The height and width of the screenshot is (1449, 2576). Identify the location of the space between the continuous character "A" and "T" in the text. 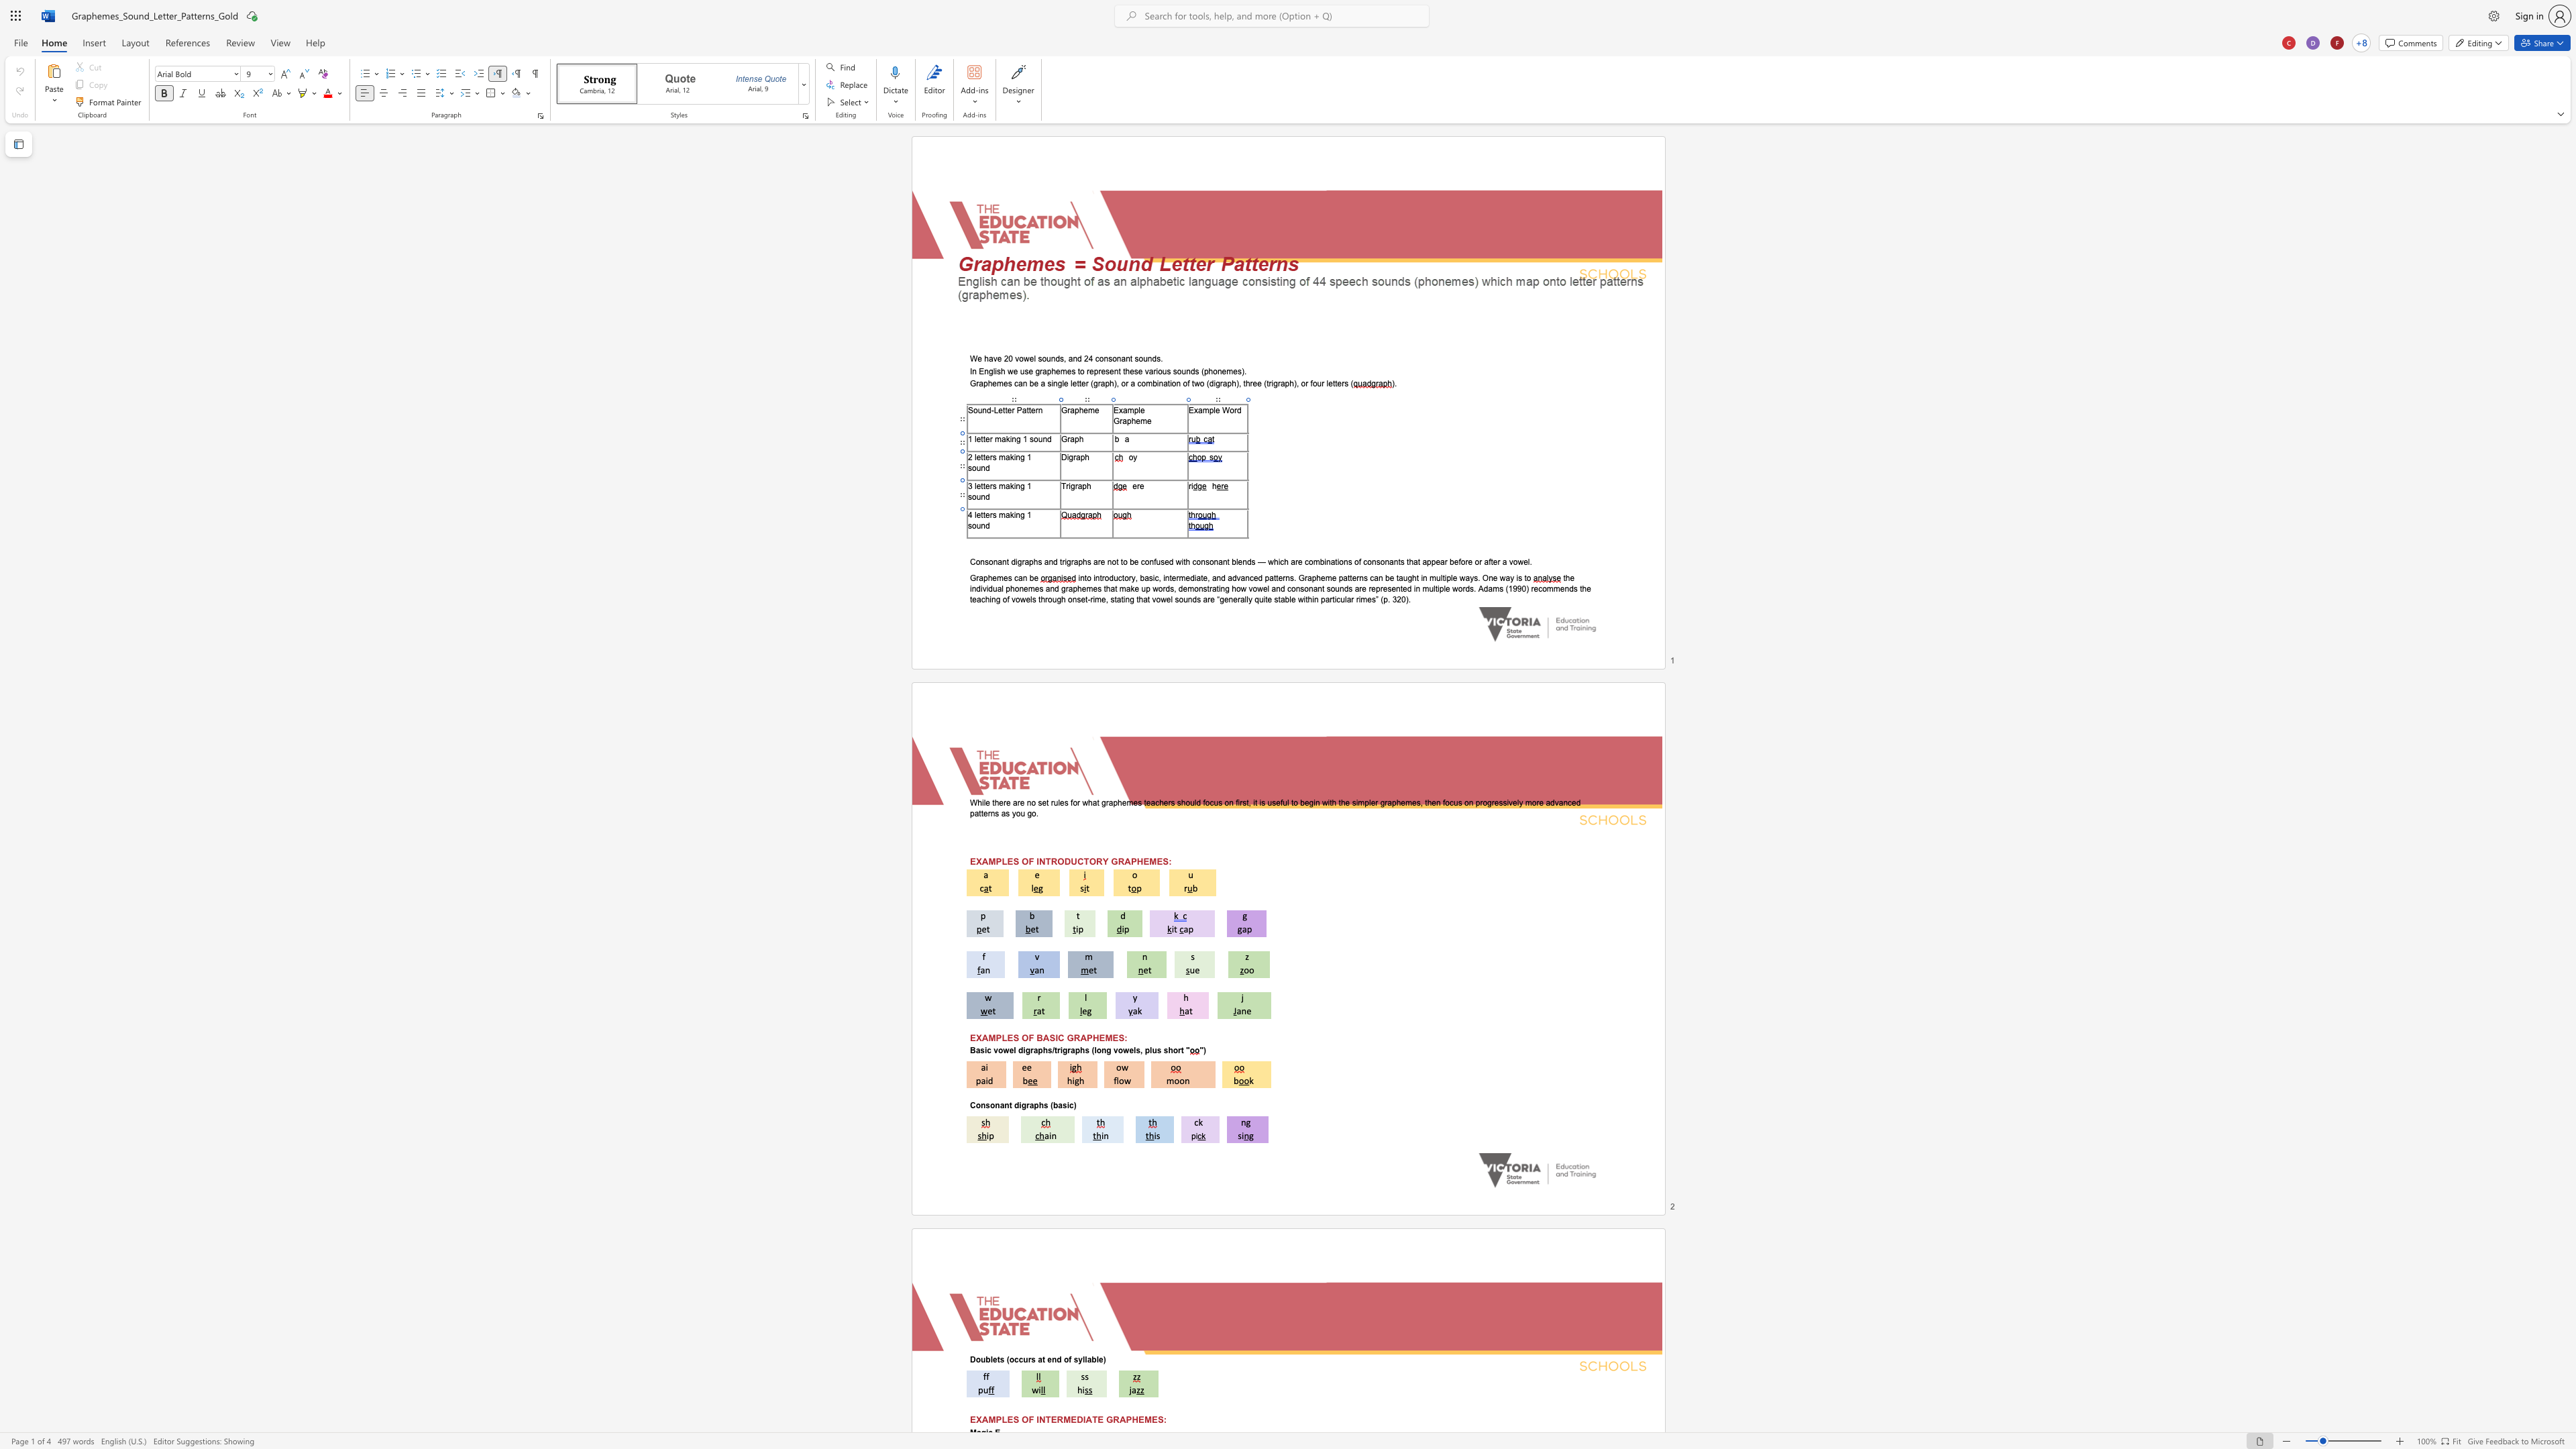
(1091, 1419).